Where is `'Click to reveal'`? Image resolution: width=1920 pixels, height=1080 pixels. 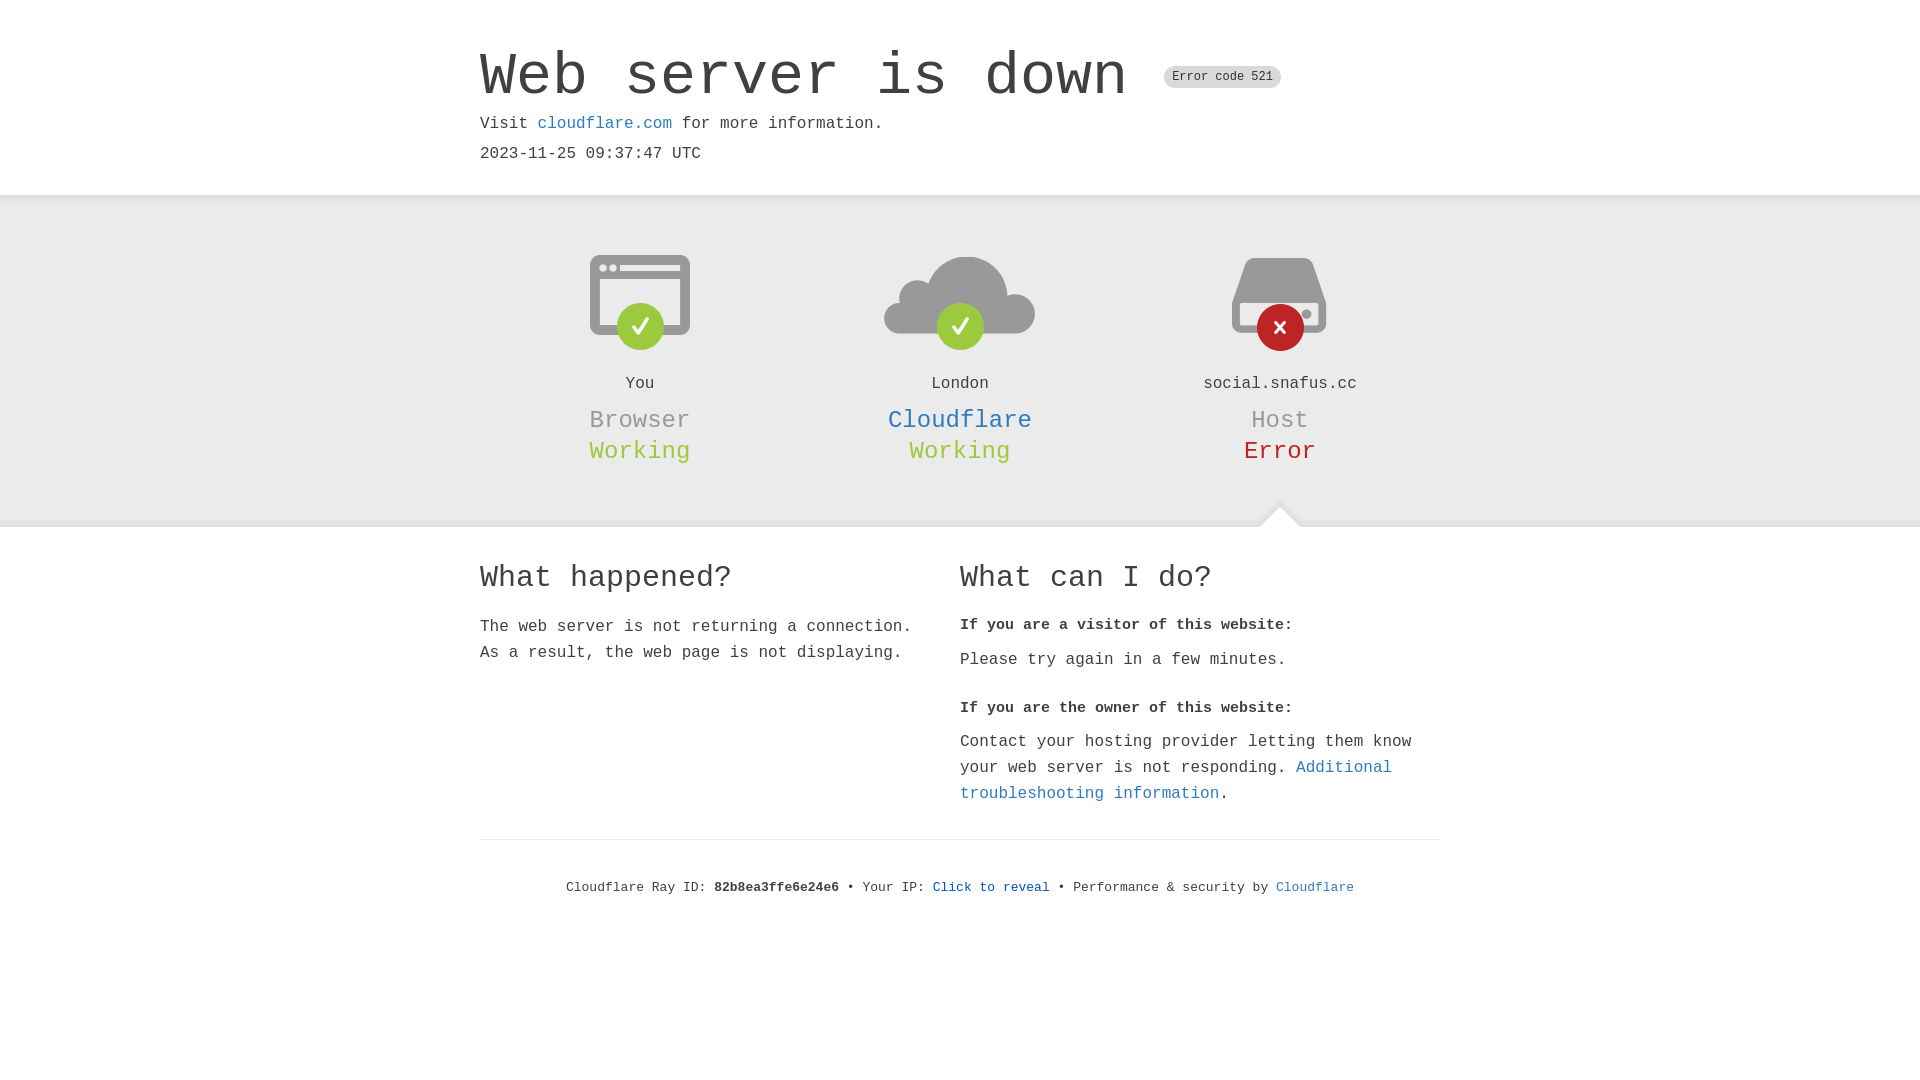 'Click to reveal' is located at coordinates (991, 886).